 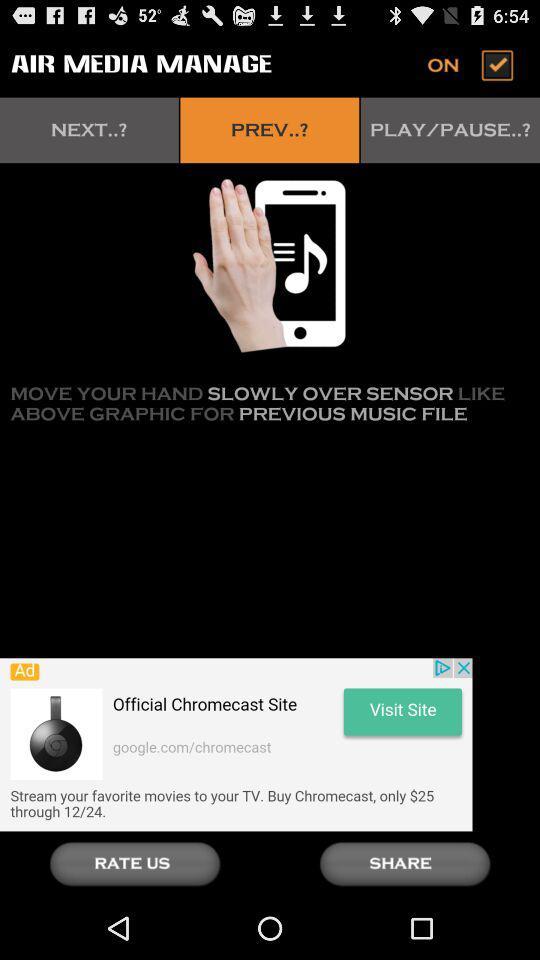 I want to click on on/ off, so click(x=472, y=64).